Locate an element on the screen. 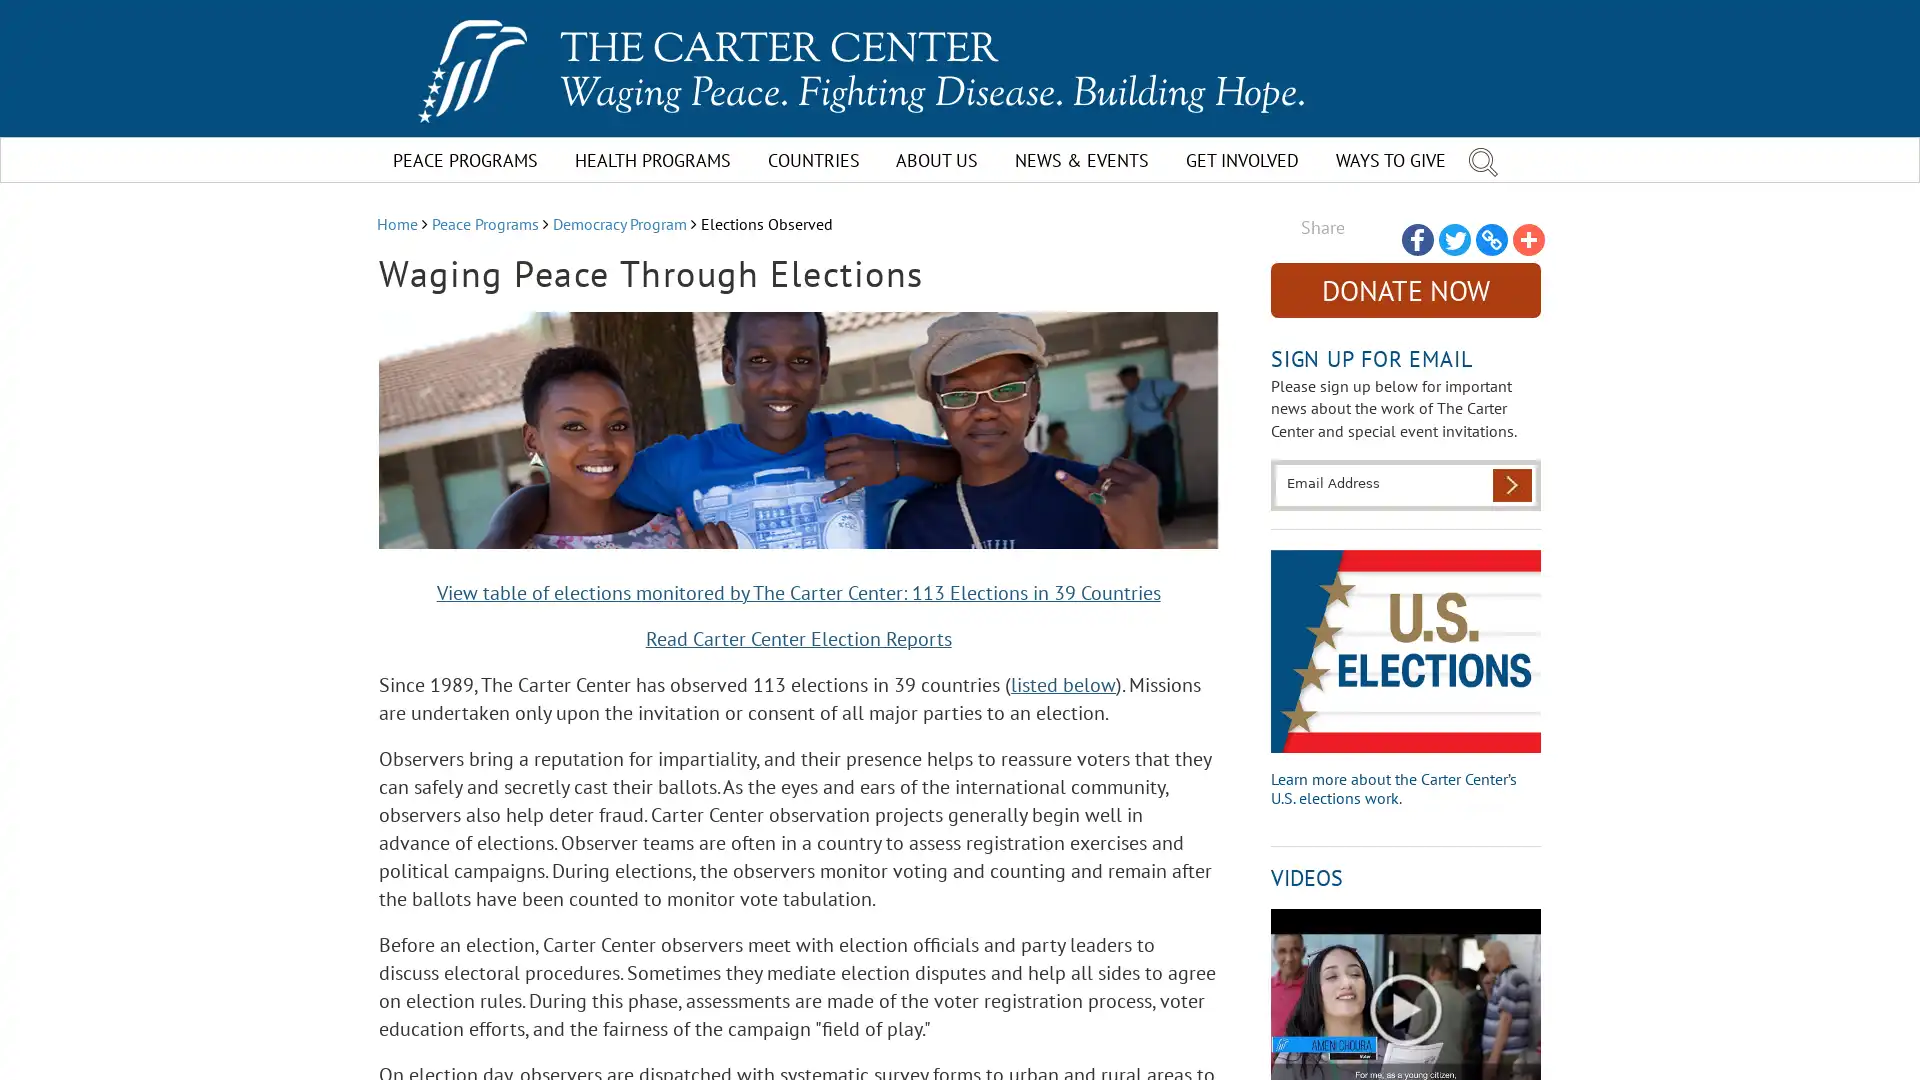  Share to Twitter is located at coordinates (1454, 238).